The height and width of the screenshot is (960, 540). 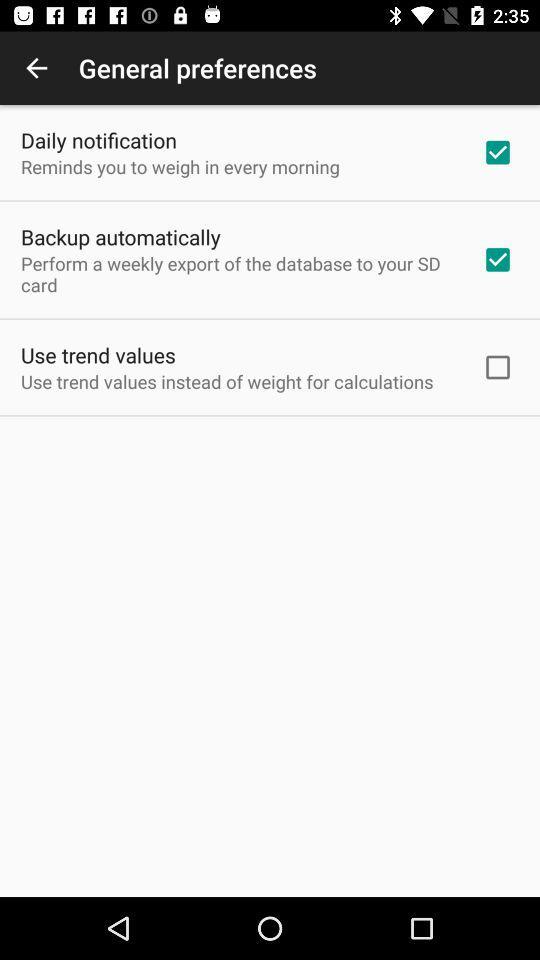 I want to click on daily notification item, so click(x=97, y=139).